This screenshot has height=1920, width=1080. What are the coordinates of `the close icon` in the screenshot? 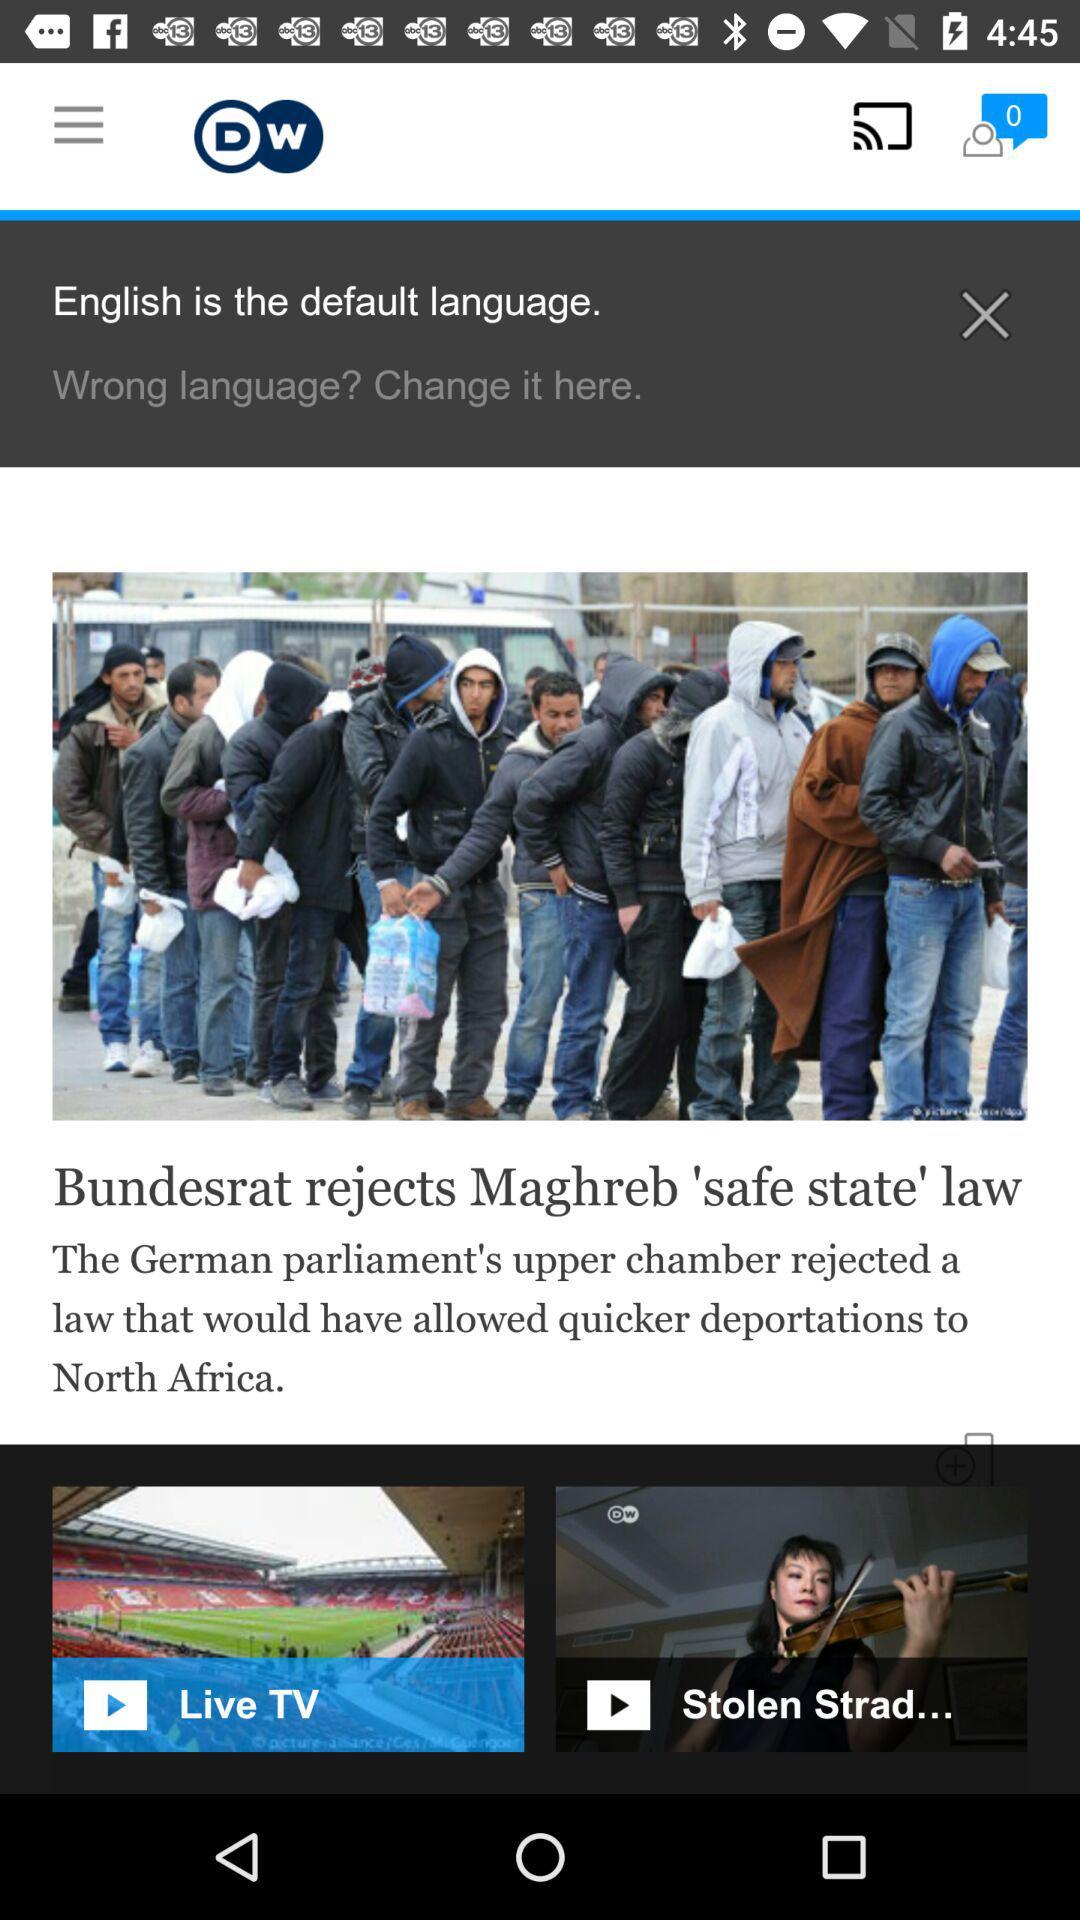 It's located at (984, 314).